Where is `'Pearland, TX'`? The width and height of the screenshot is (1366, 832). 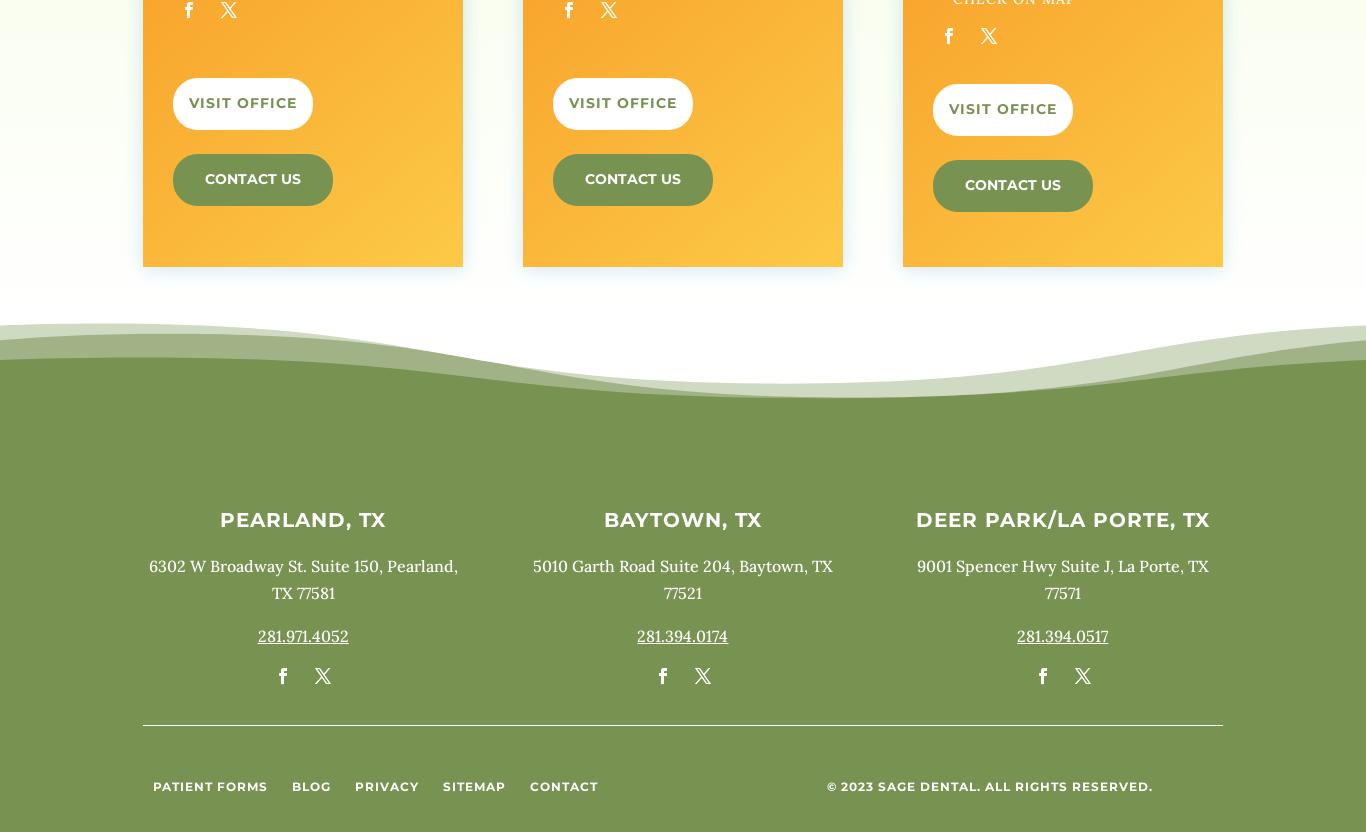 'Pearland, TX' is located at coordinates (219, 518).